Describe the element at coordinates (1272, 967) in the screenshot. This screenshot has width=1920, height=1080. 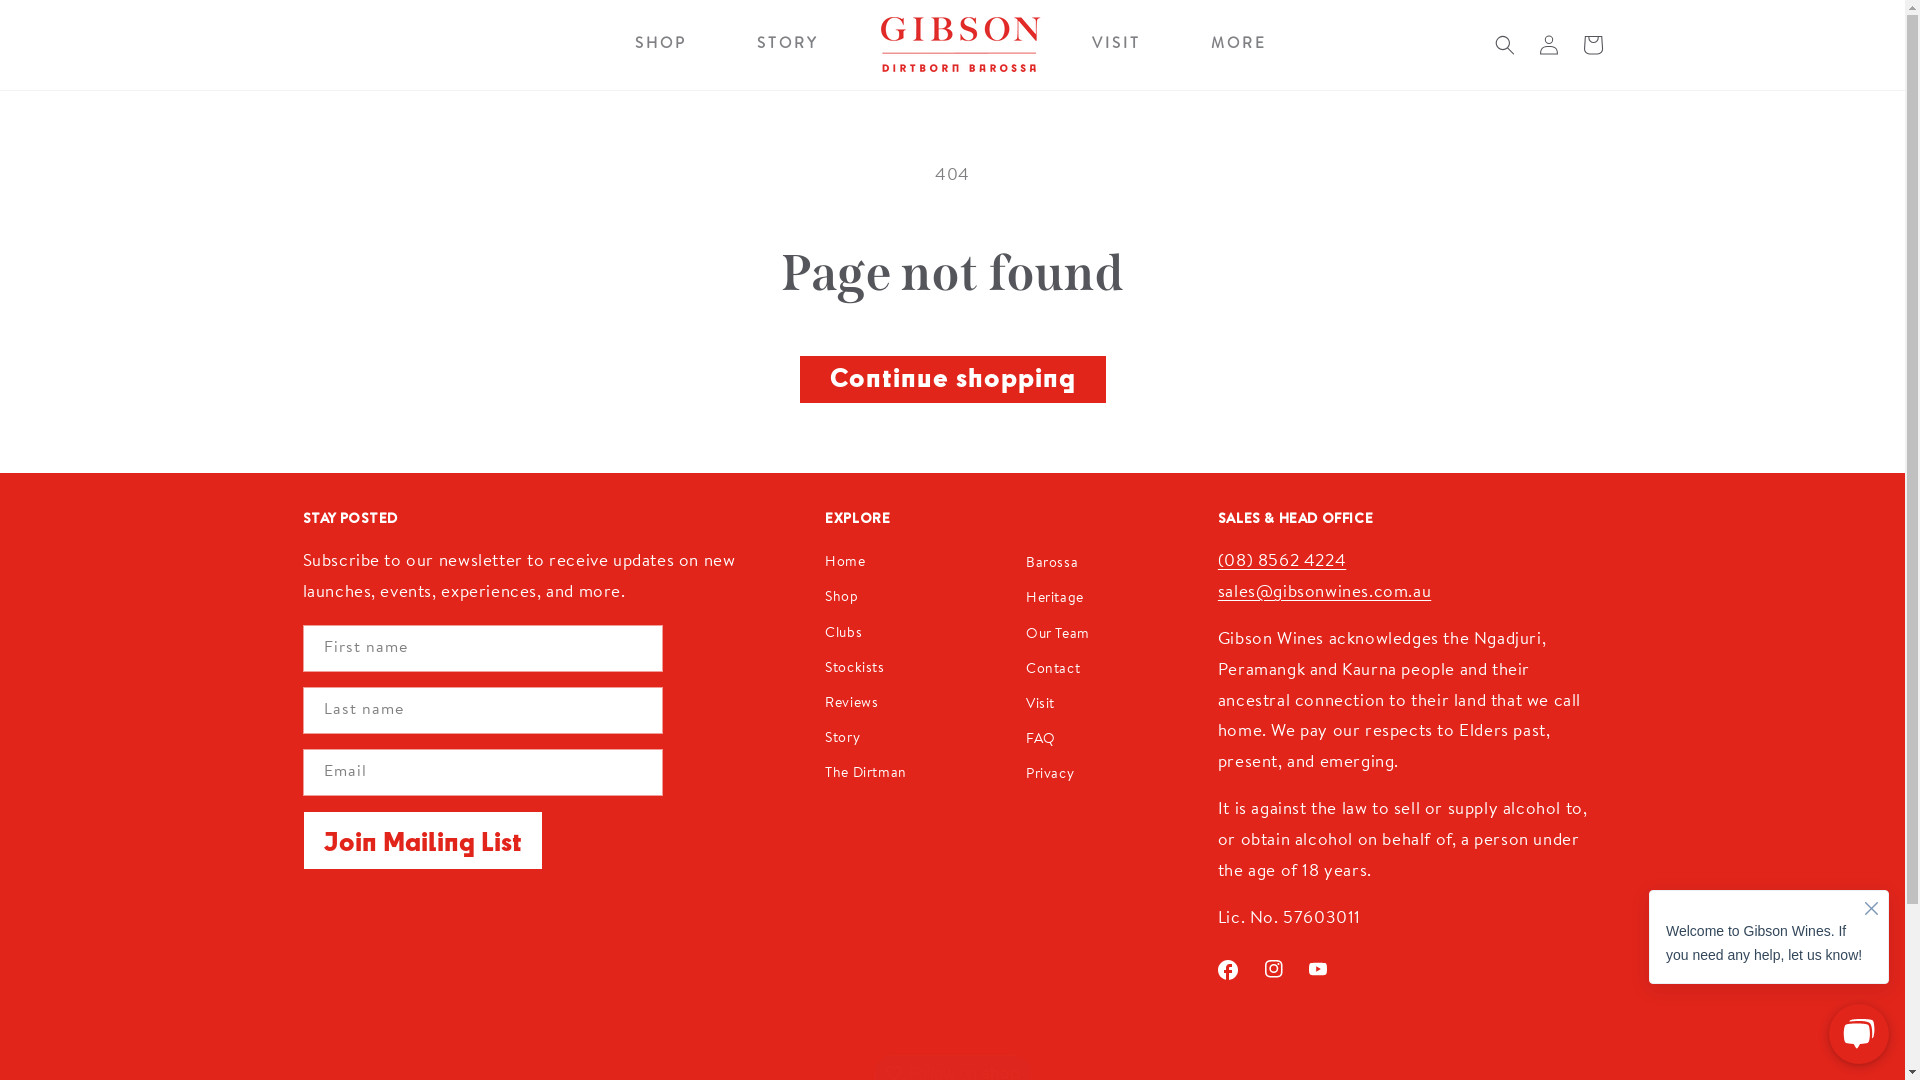
I see `'Instagram'` at that location.